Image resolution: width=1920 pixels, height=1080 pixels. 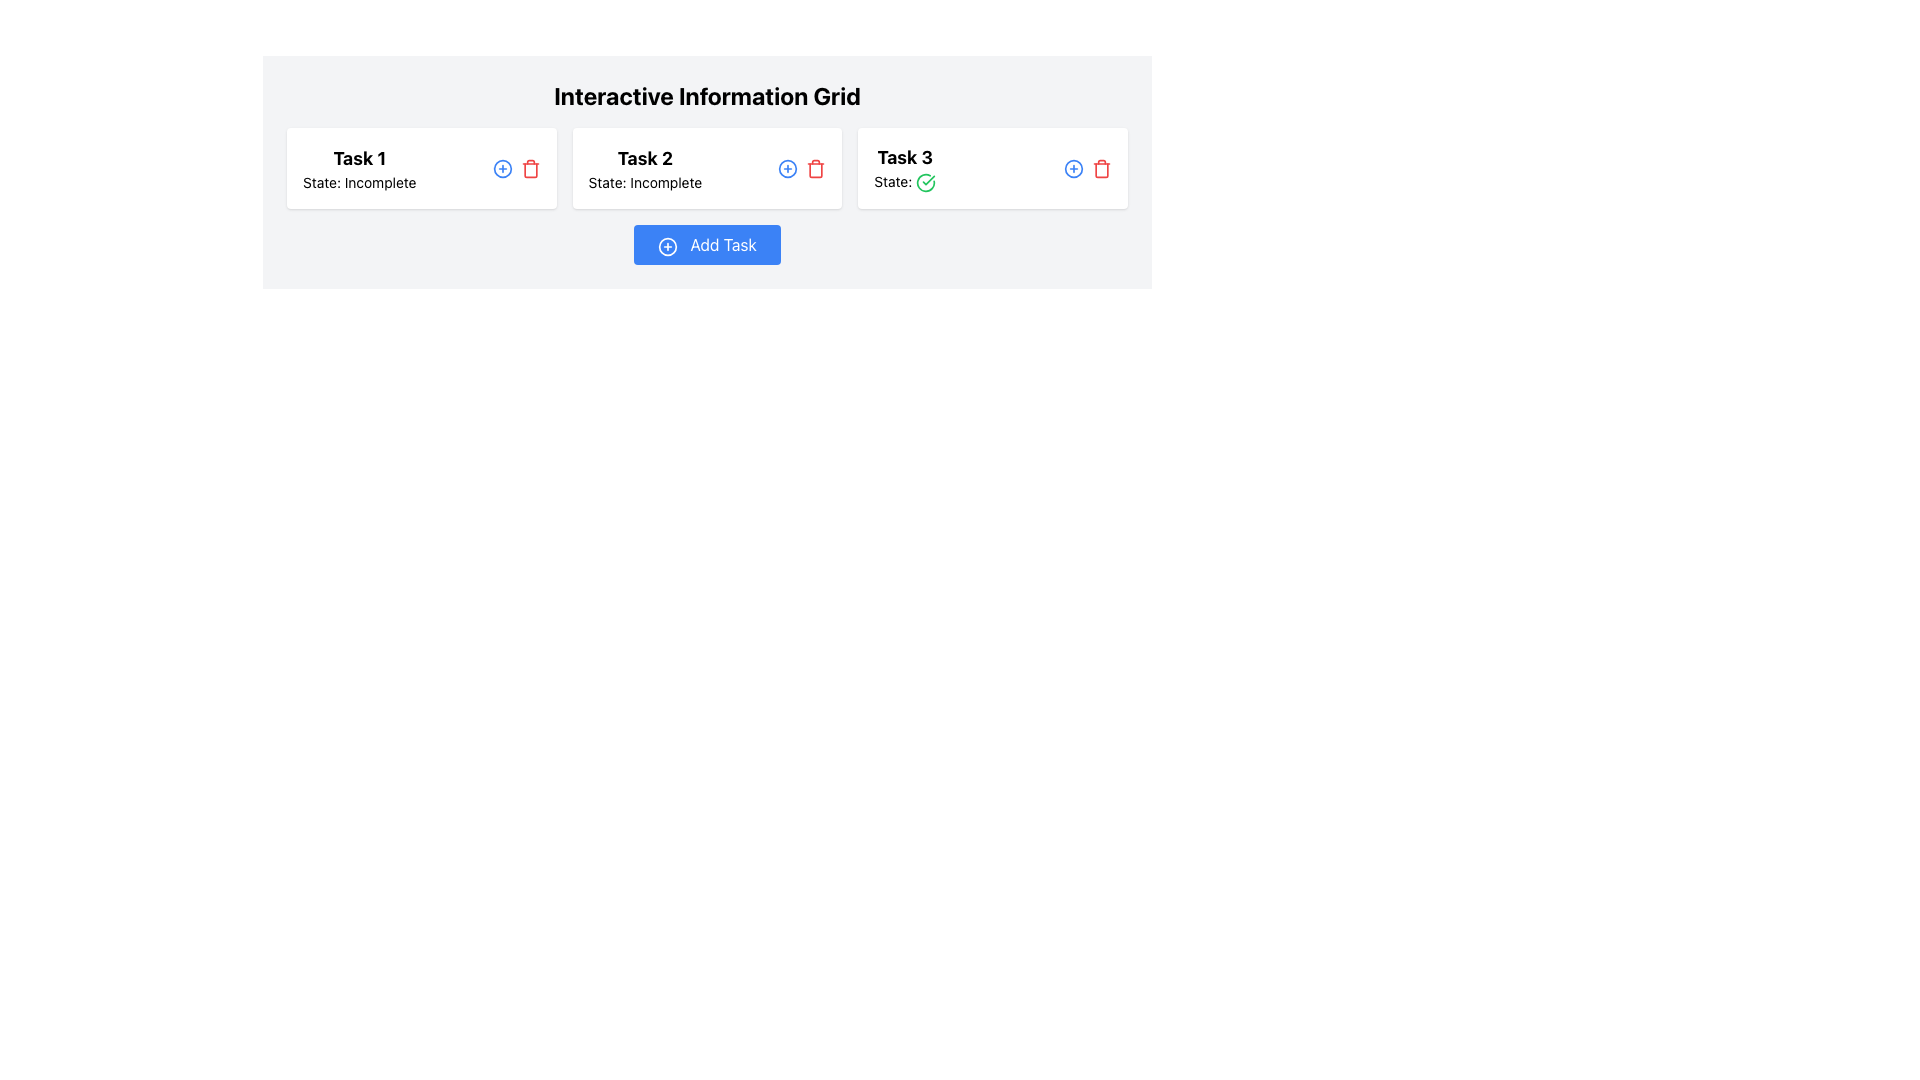 What do you see at coordinates (1073, 167) in the screenshot?
I see `the central circular graphical element of the 'plus' icon located beside 'Task 3' in the 'Interactive Information Grid'` at bounding box center [1073, 167].